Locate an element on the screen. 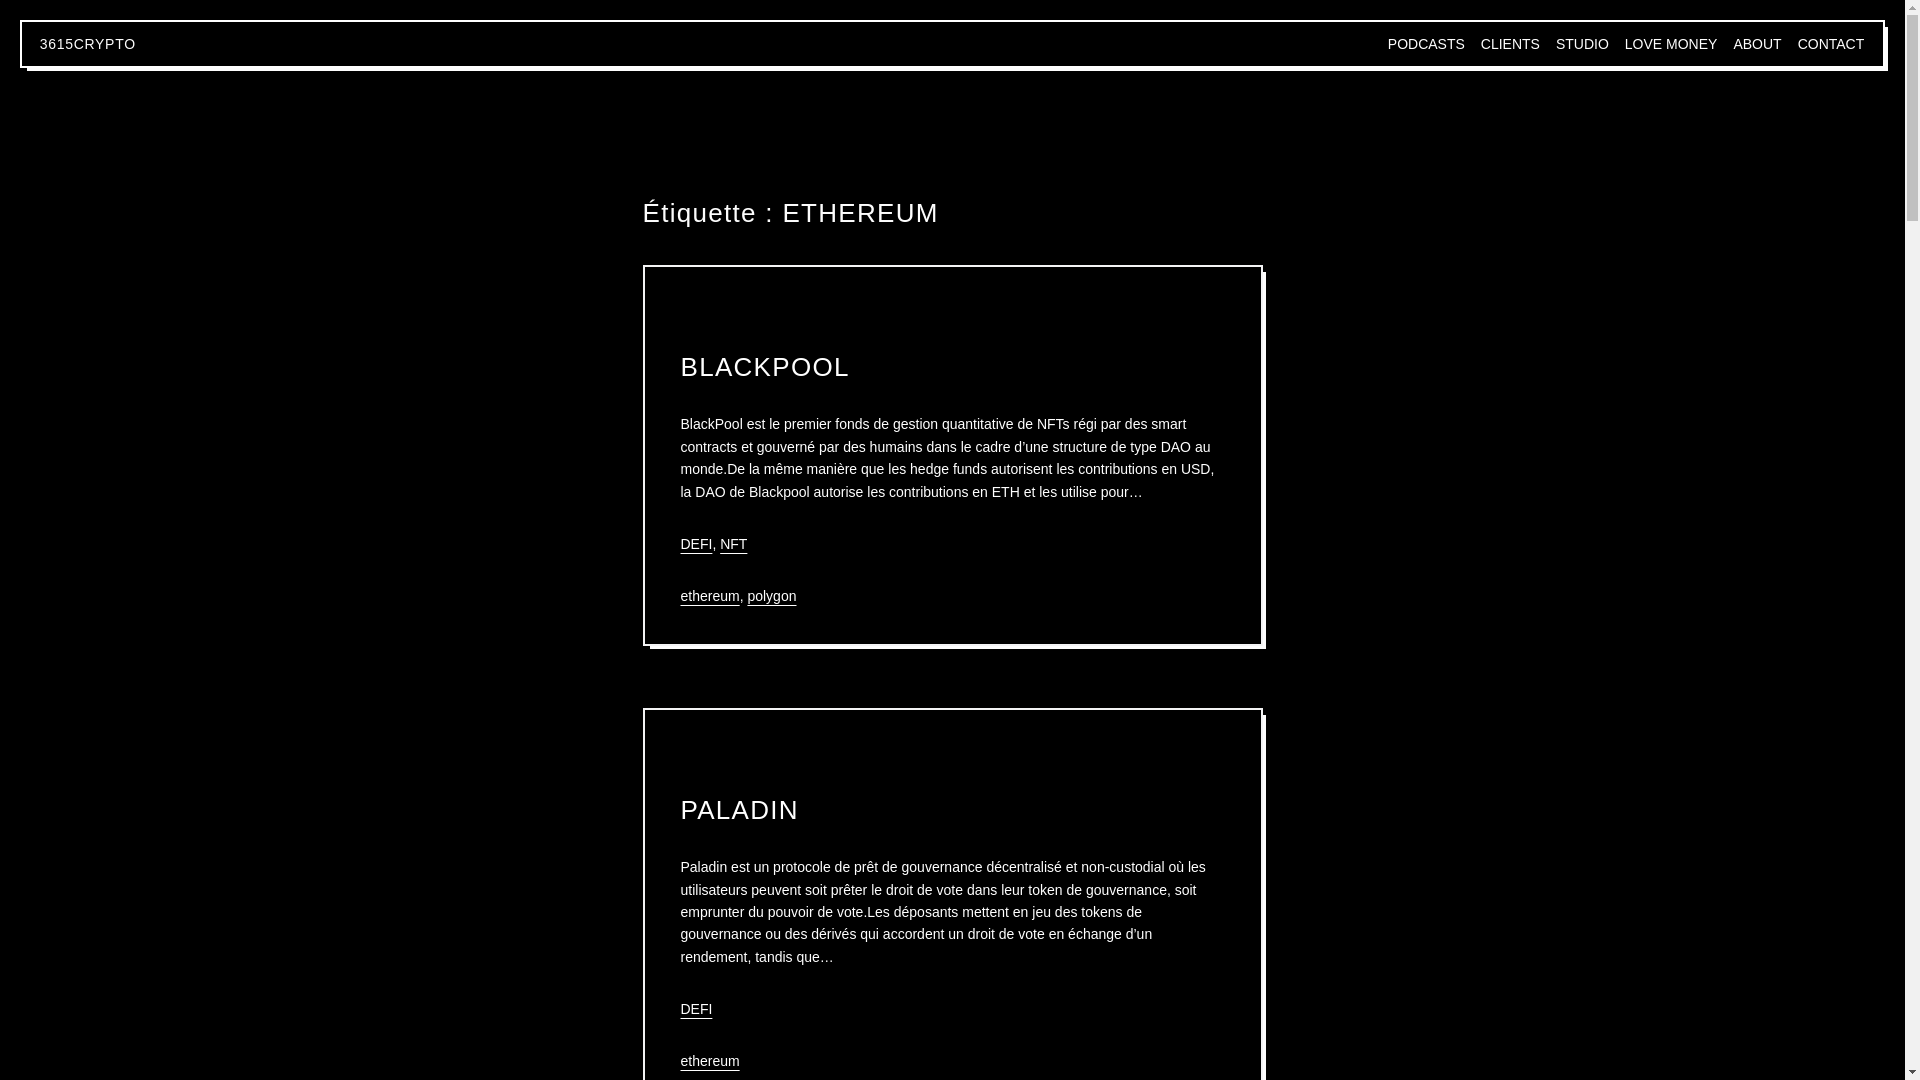  'DEFI' is located at coordinates (696, 543).